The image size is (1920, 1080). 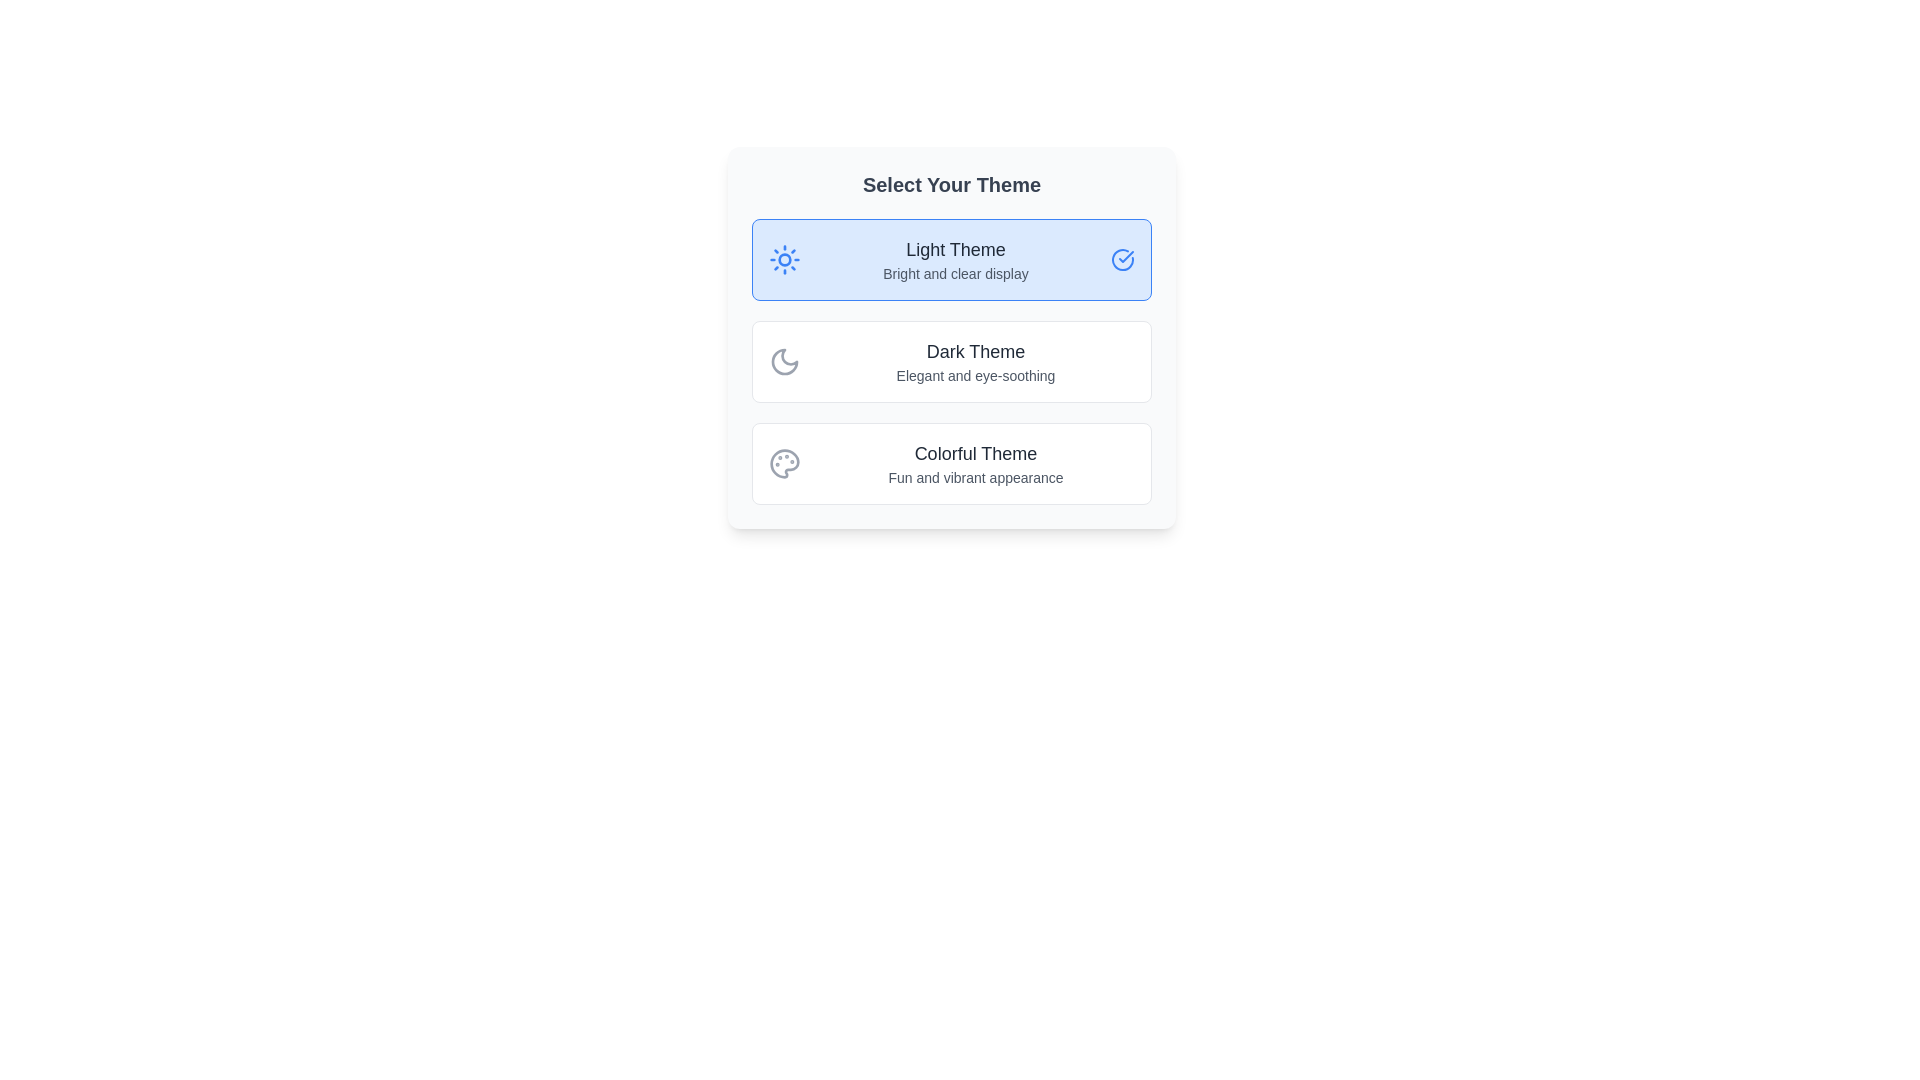 I want to click on the sun icon located on the far left of the top option card in the theme selection interface, adjacent to the 'Light Theme' and 'Bright and clear display' labels, so click(x=784, y=258).